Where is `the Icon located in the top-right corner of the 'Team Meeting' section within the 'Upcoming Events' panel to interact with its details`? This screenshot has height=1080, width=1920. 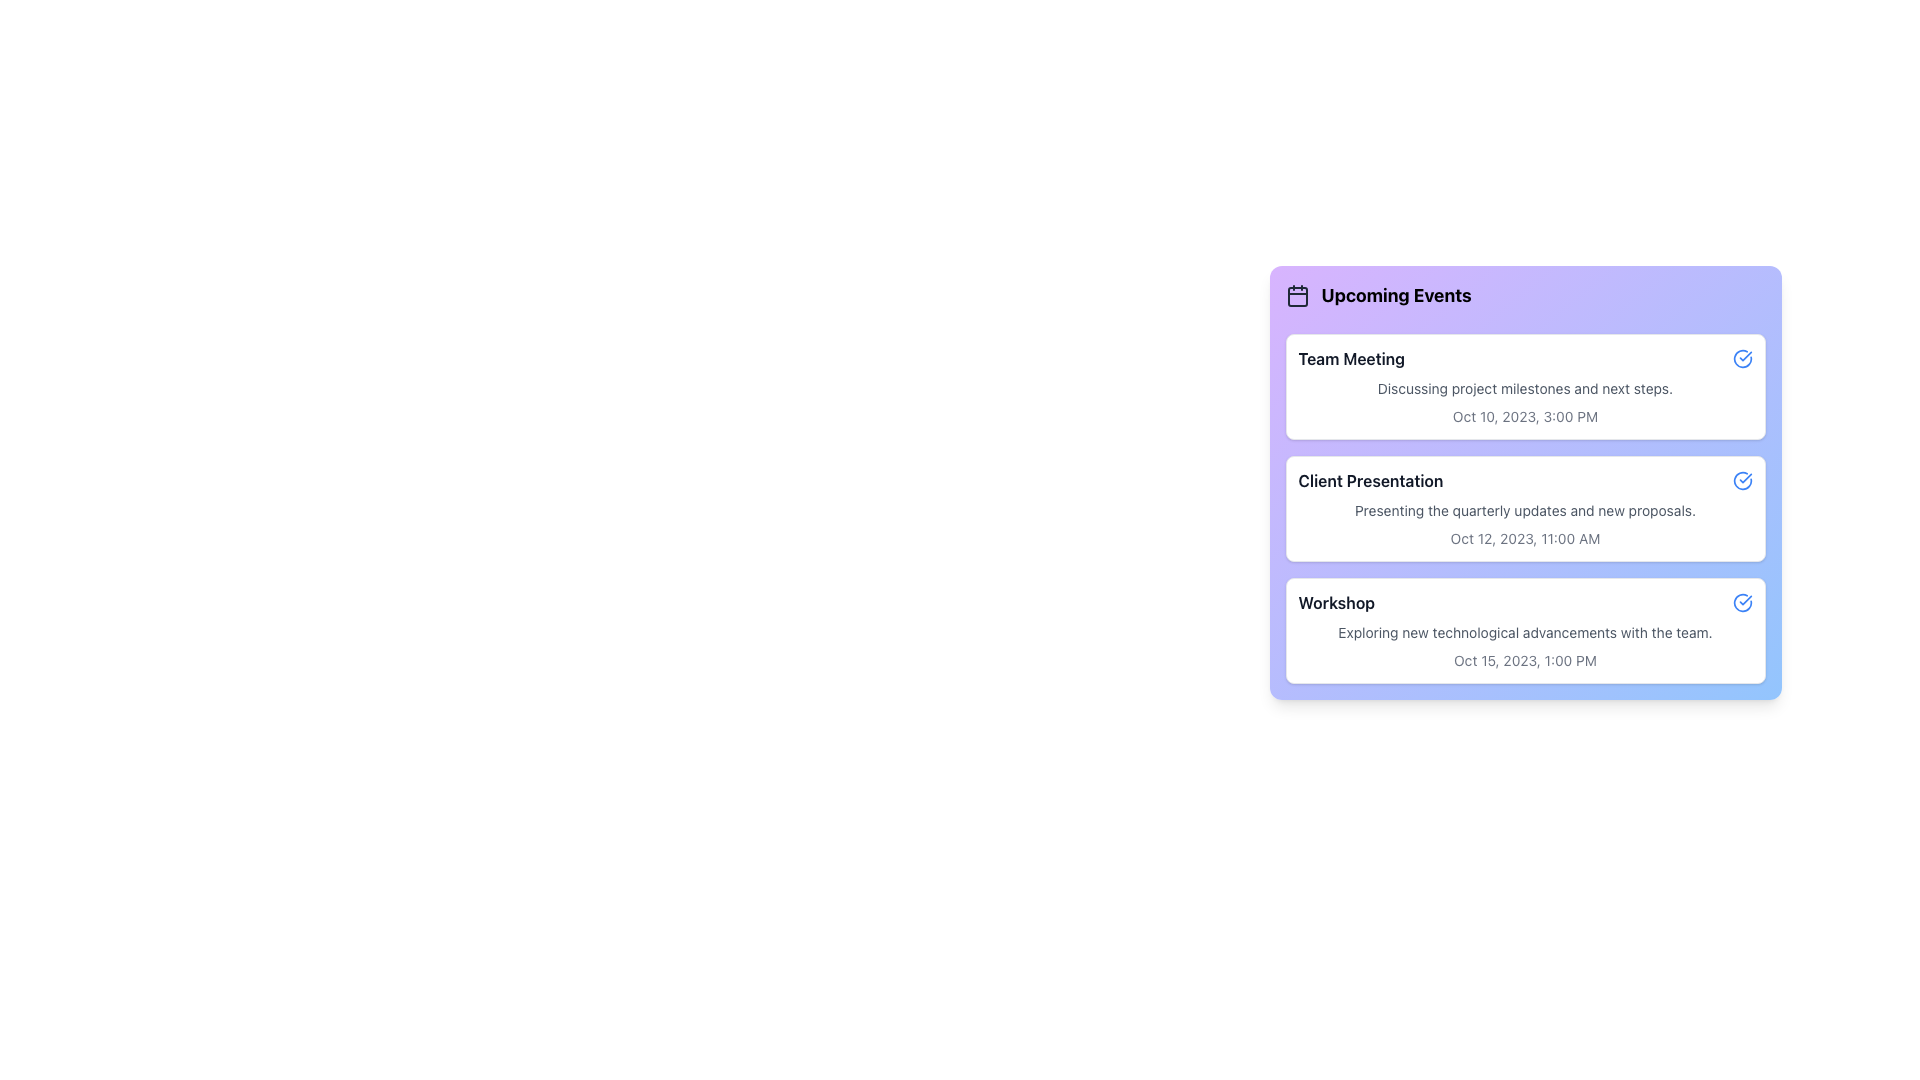
the Icon located in the top-right corner of the 'Team Meeting' section within the 'Upcoming Events' panel to interact with its details is located at coordinates (1741, 357).